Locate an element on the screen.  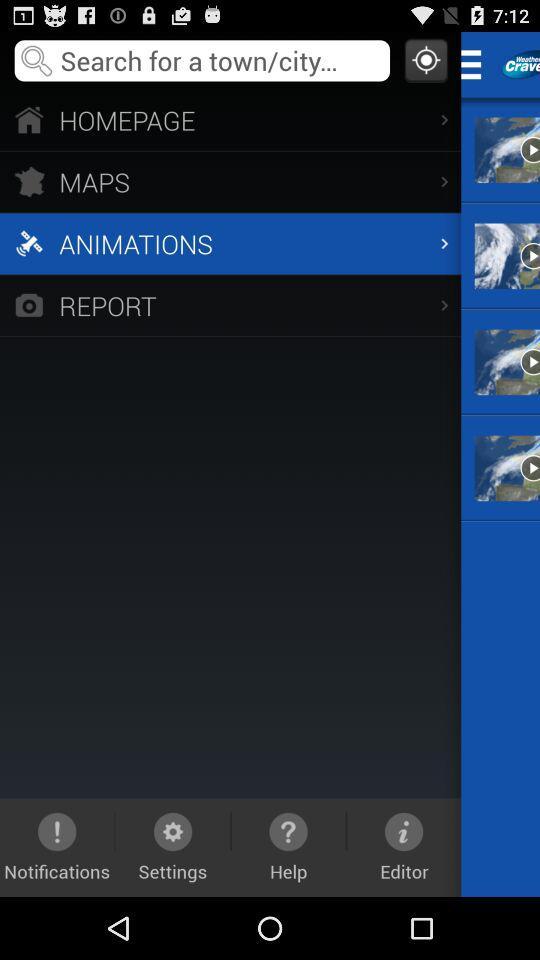
location button is located at coordinates (425, 59).